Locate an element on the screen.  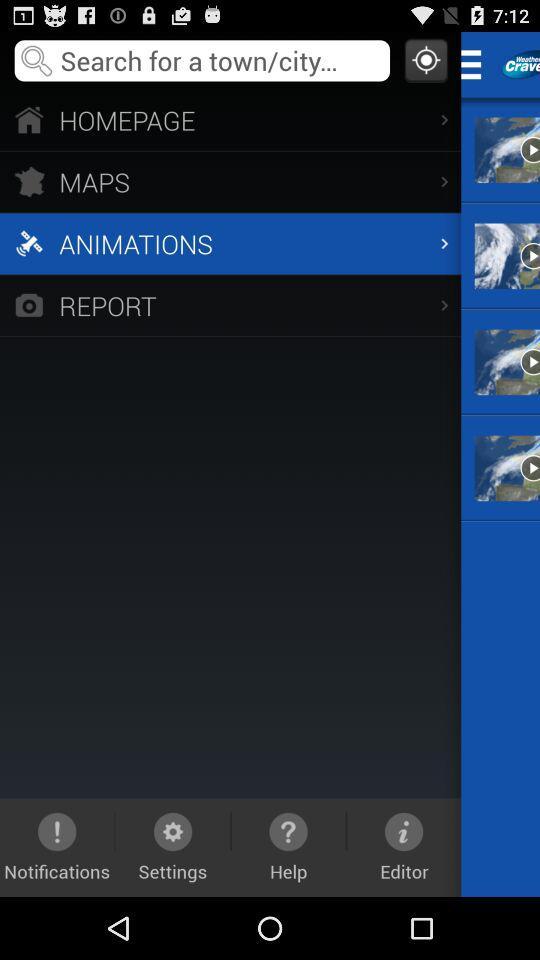
location button is located at coordinates (425, 59).